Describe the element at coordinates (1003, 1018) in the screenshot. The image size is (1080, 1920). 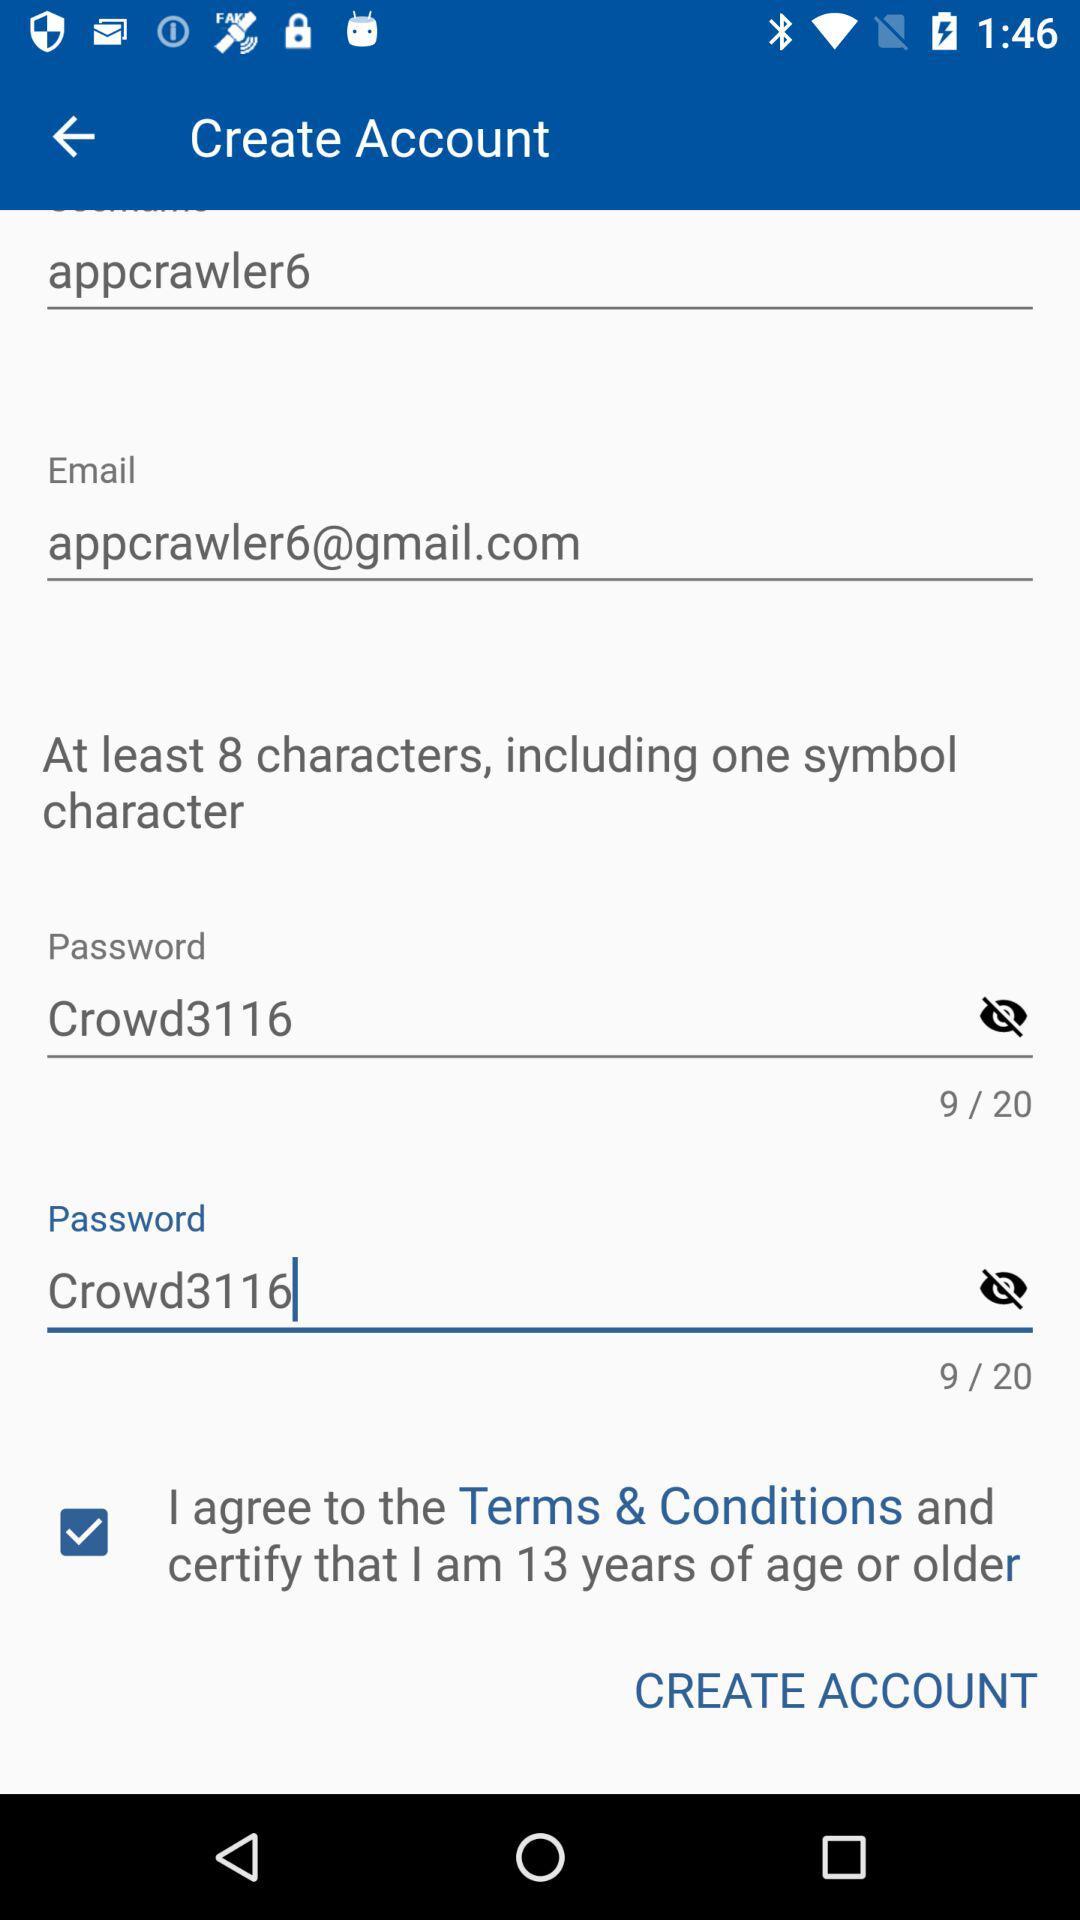
I see `hide password option` at that location.